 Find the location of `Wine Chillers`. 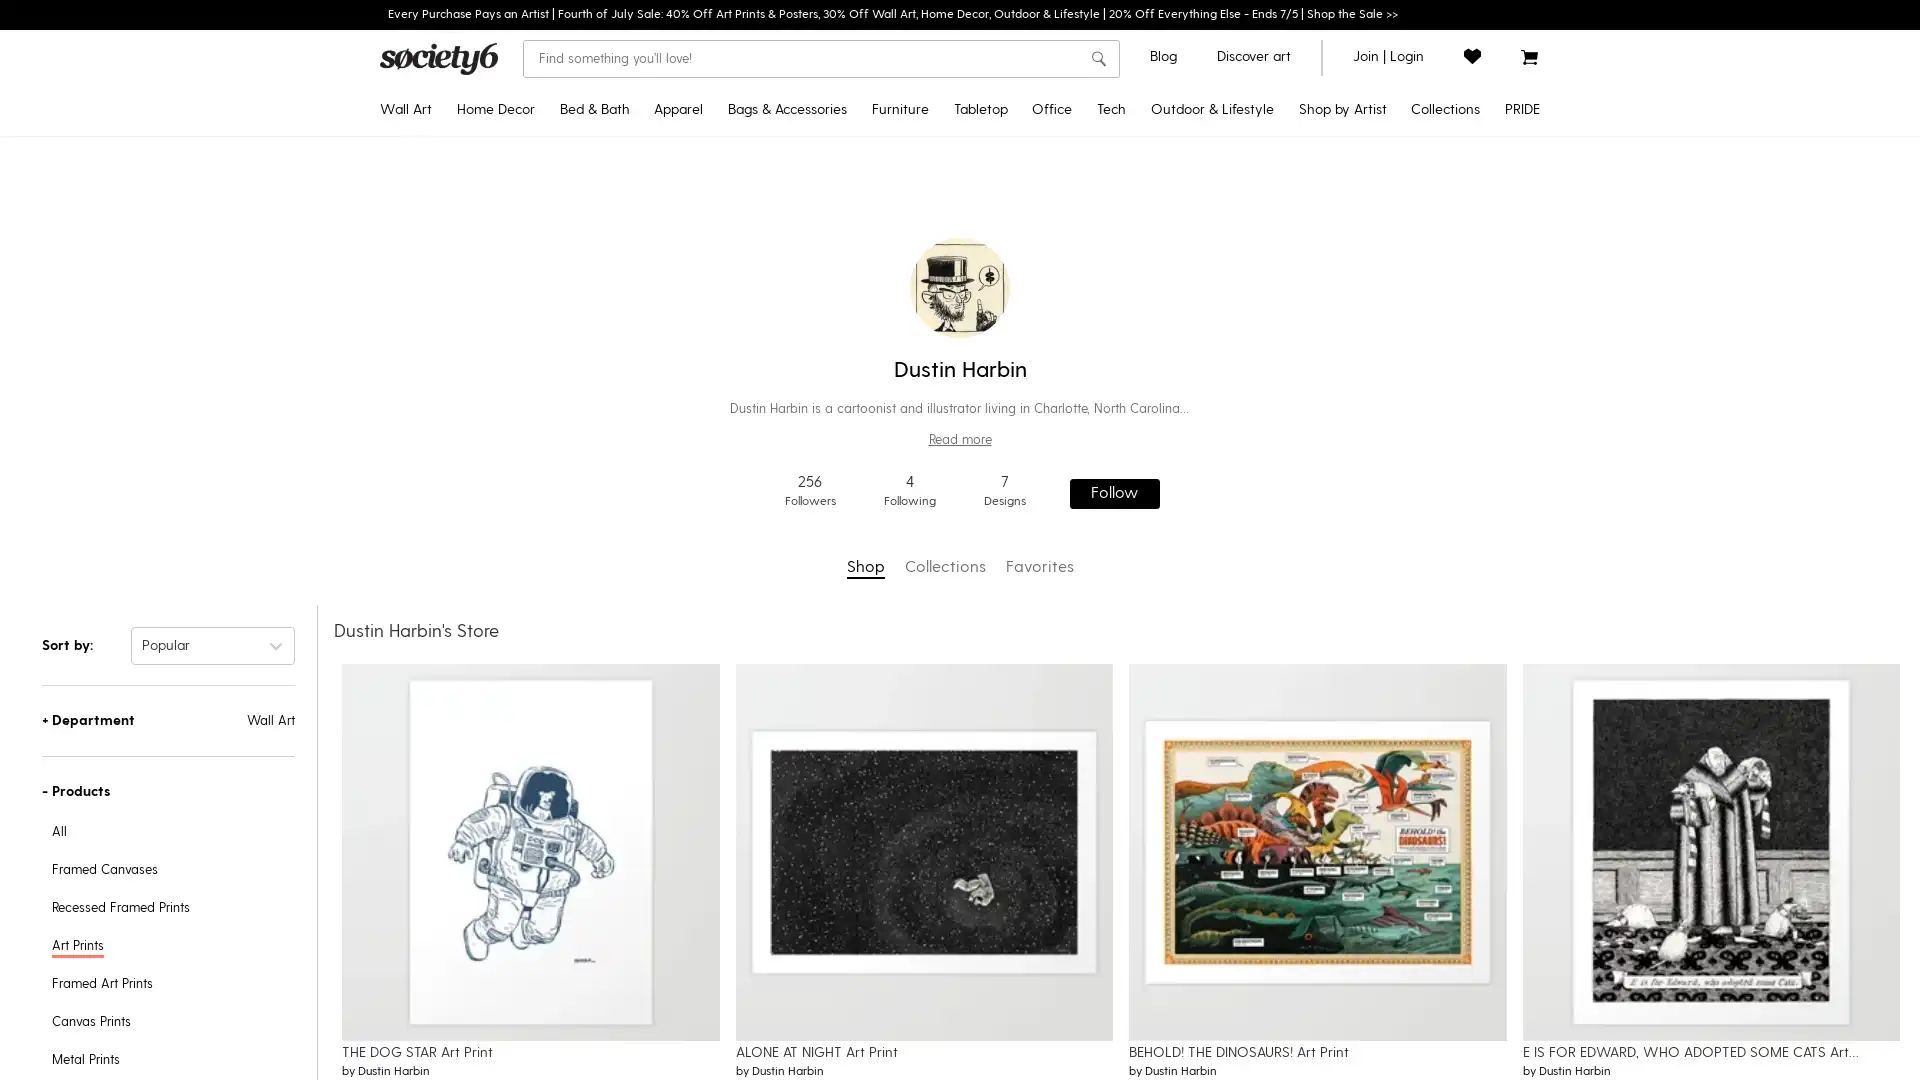

Wine Chillers is located at coordinates (1238, 386).